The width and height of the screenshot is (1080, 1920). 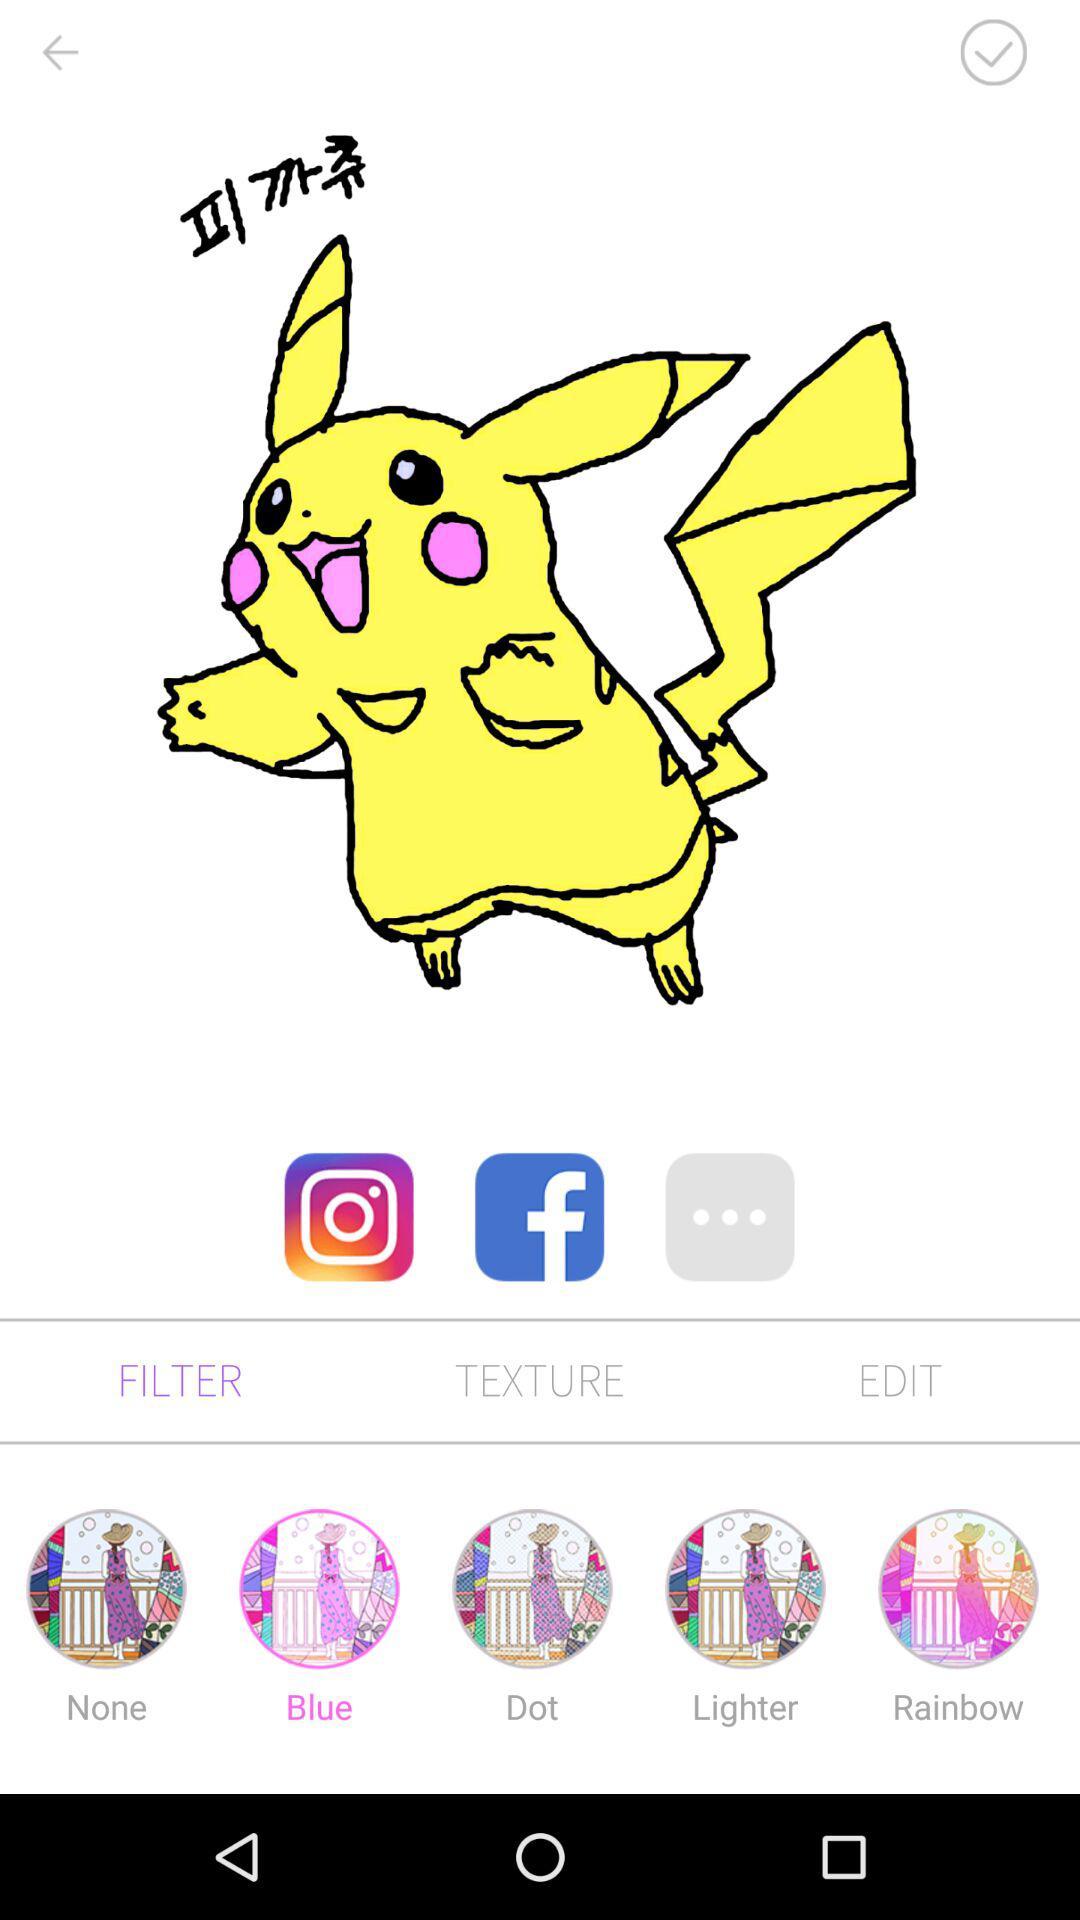 What do you see at coordinates (538, 1216) in the screenshot?
I see `open facebook` at bounding box center [538, 1216].